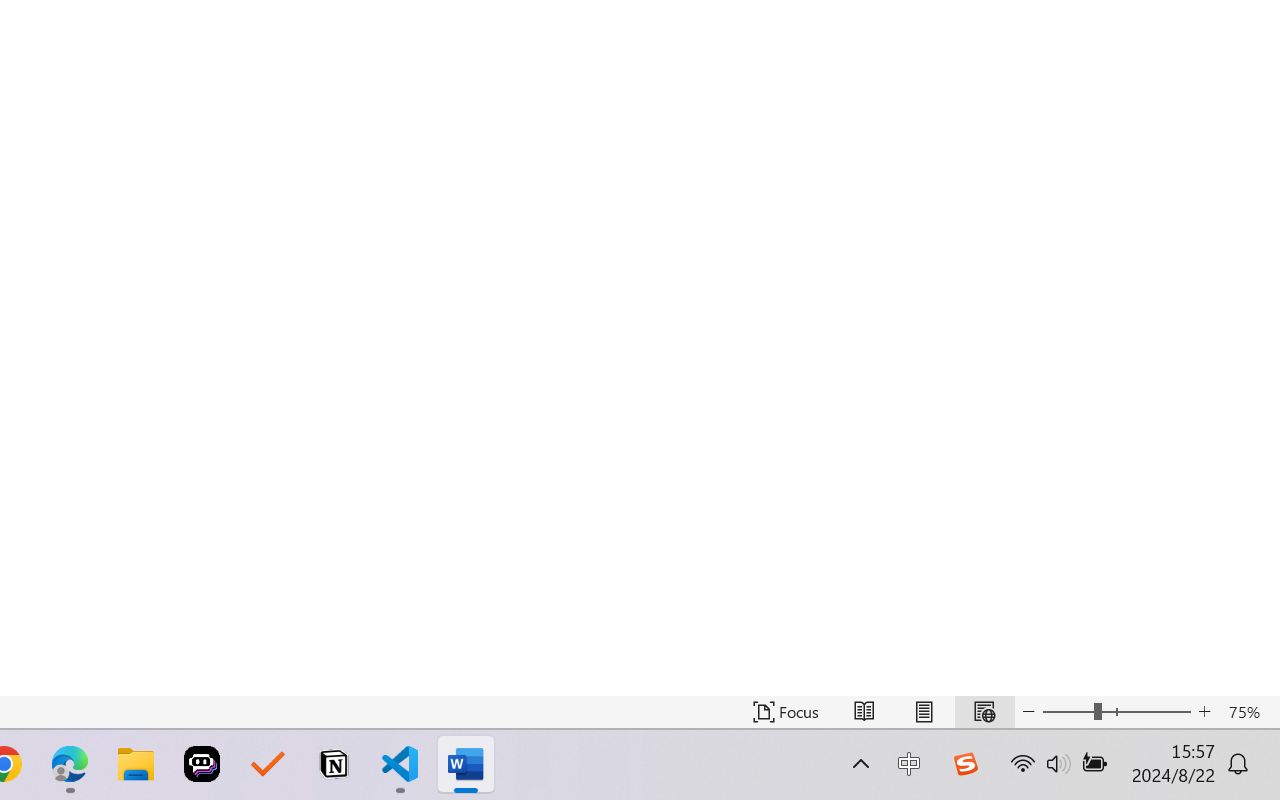 This screenshot has height=800, width=1280. I want to click on 'Zoom In', so click(1204, 711).